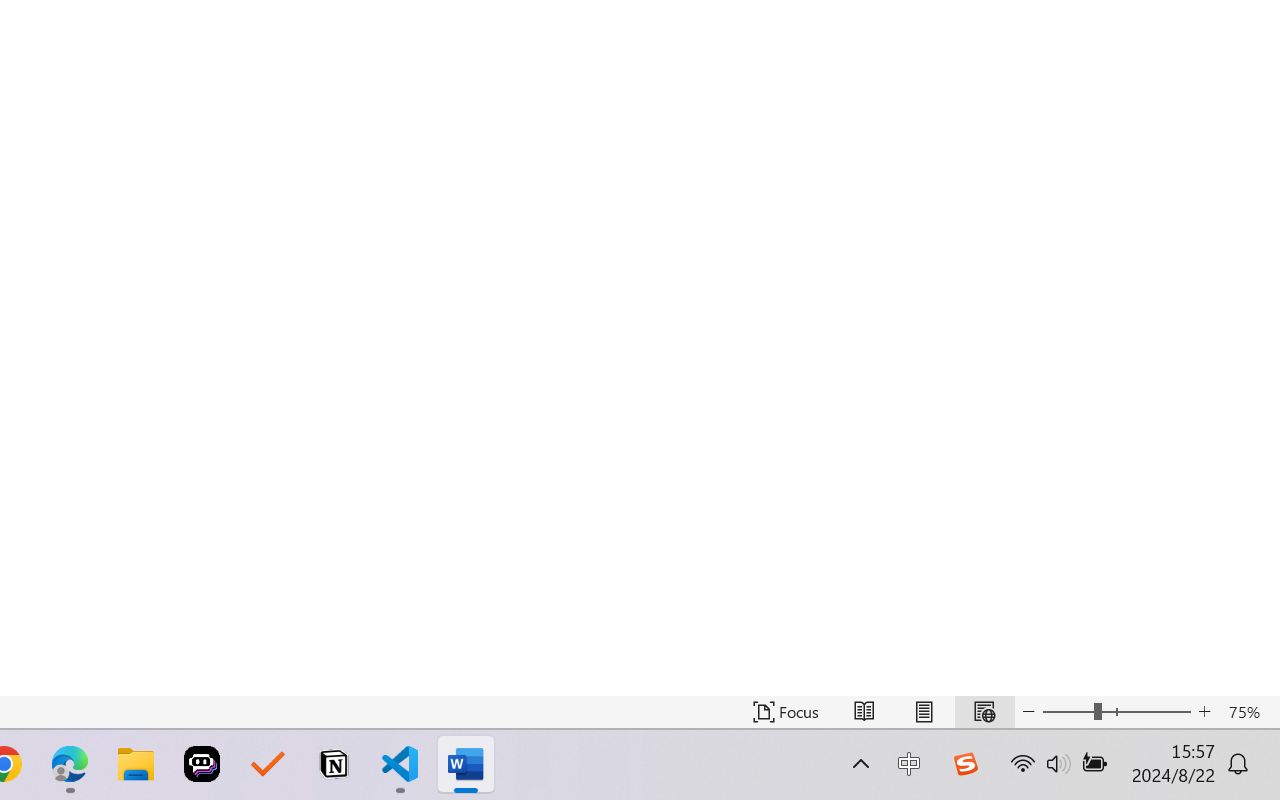 This screenshot has height=800, width=1280. I want to click on 'Zoom In', so click(1204, 711).